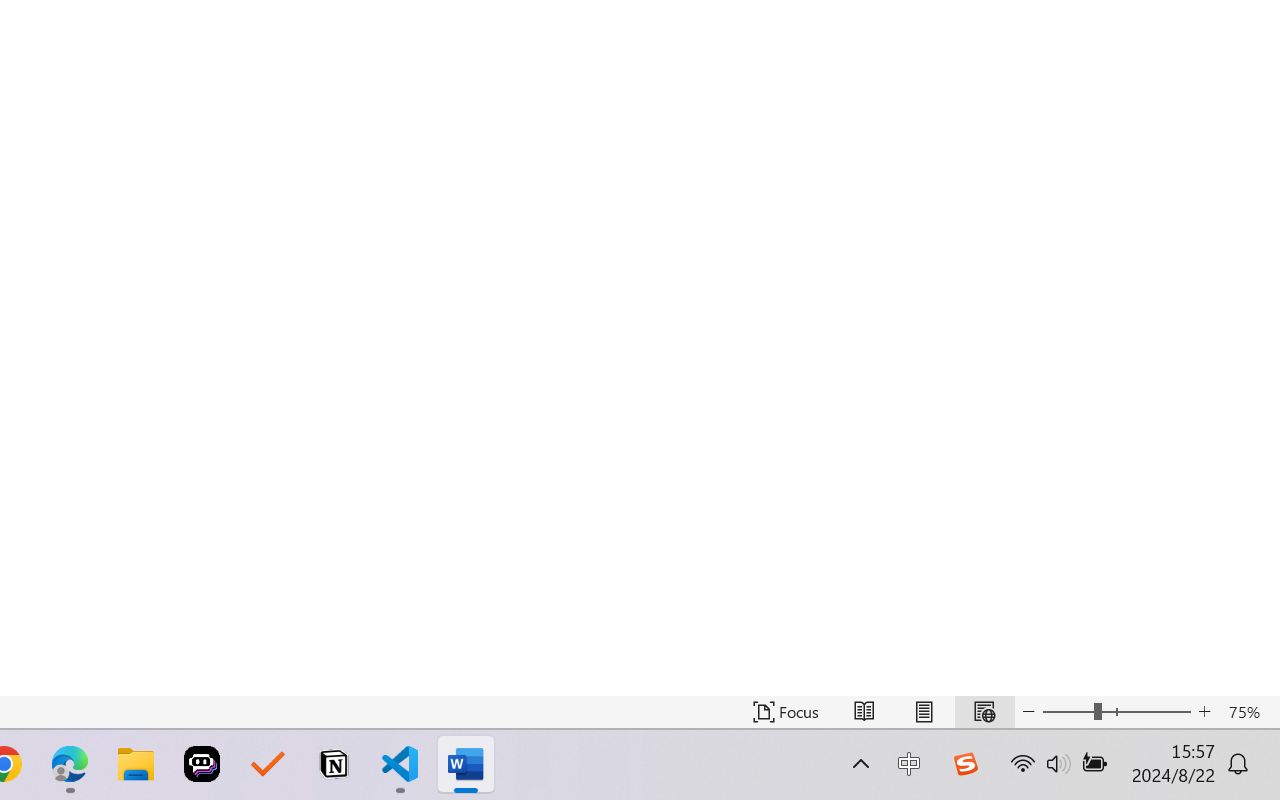 This screenshot has height=800, width=1280. I want to click on 'Zoom In', so click(1204, 711).